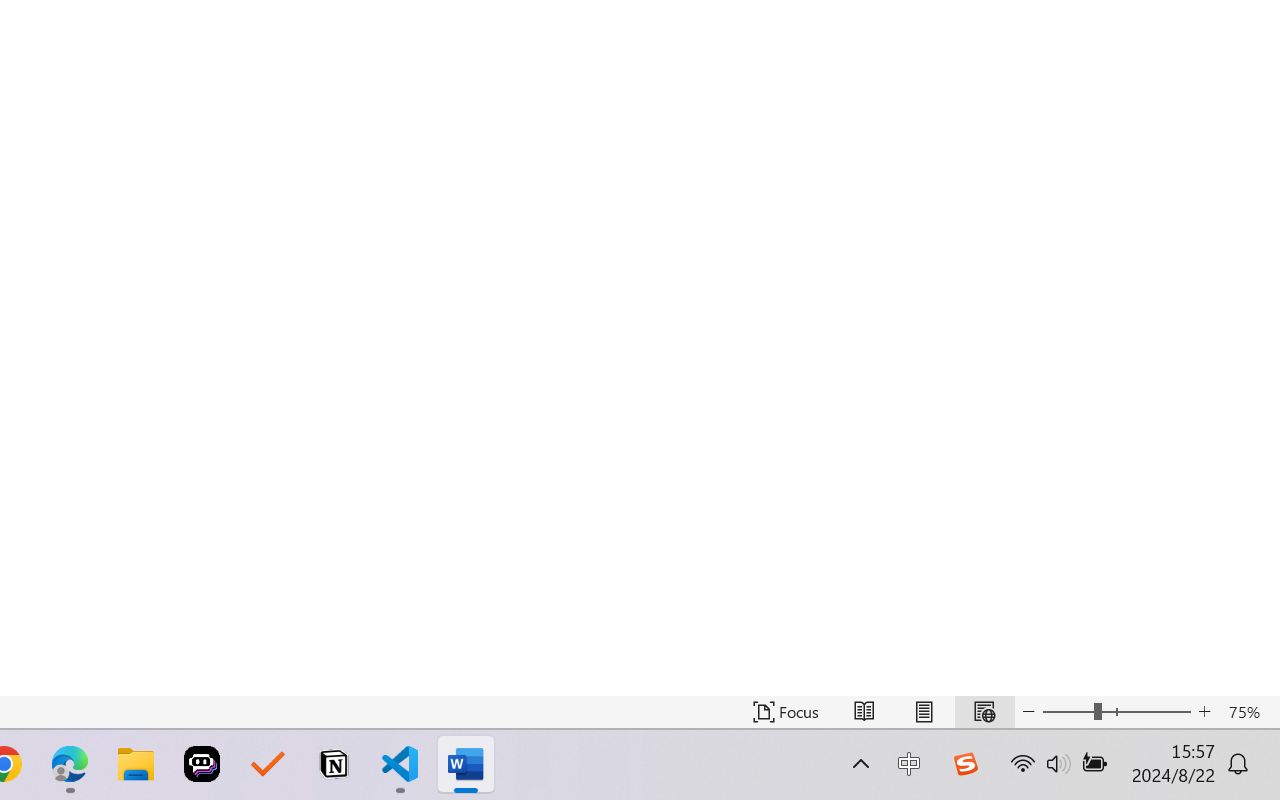 This screenshot has height=800, width=1280. I want to click on 'Zoom In', so click(1204, 711).